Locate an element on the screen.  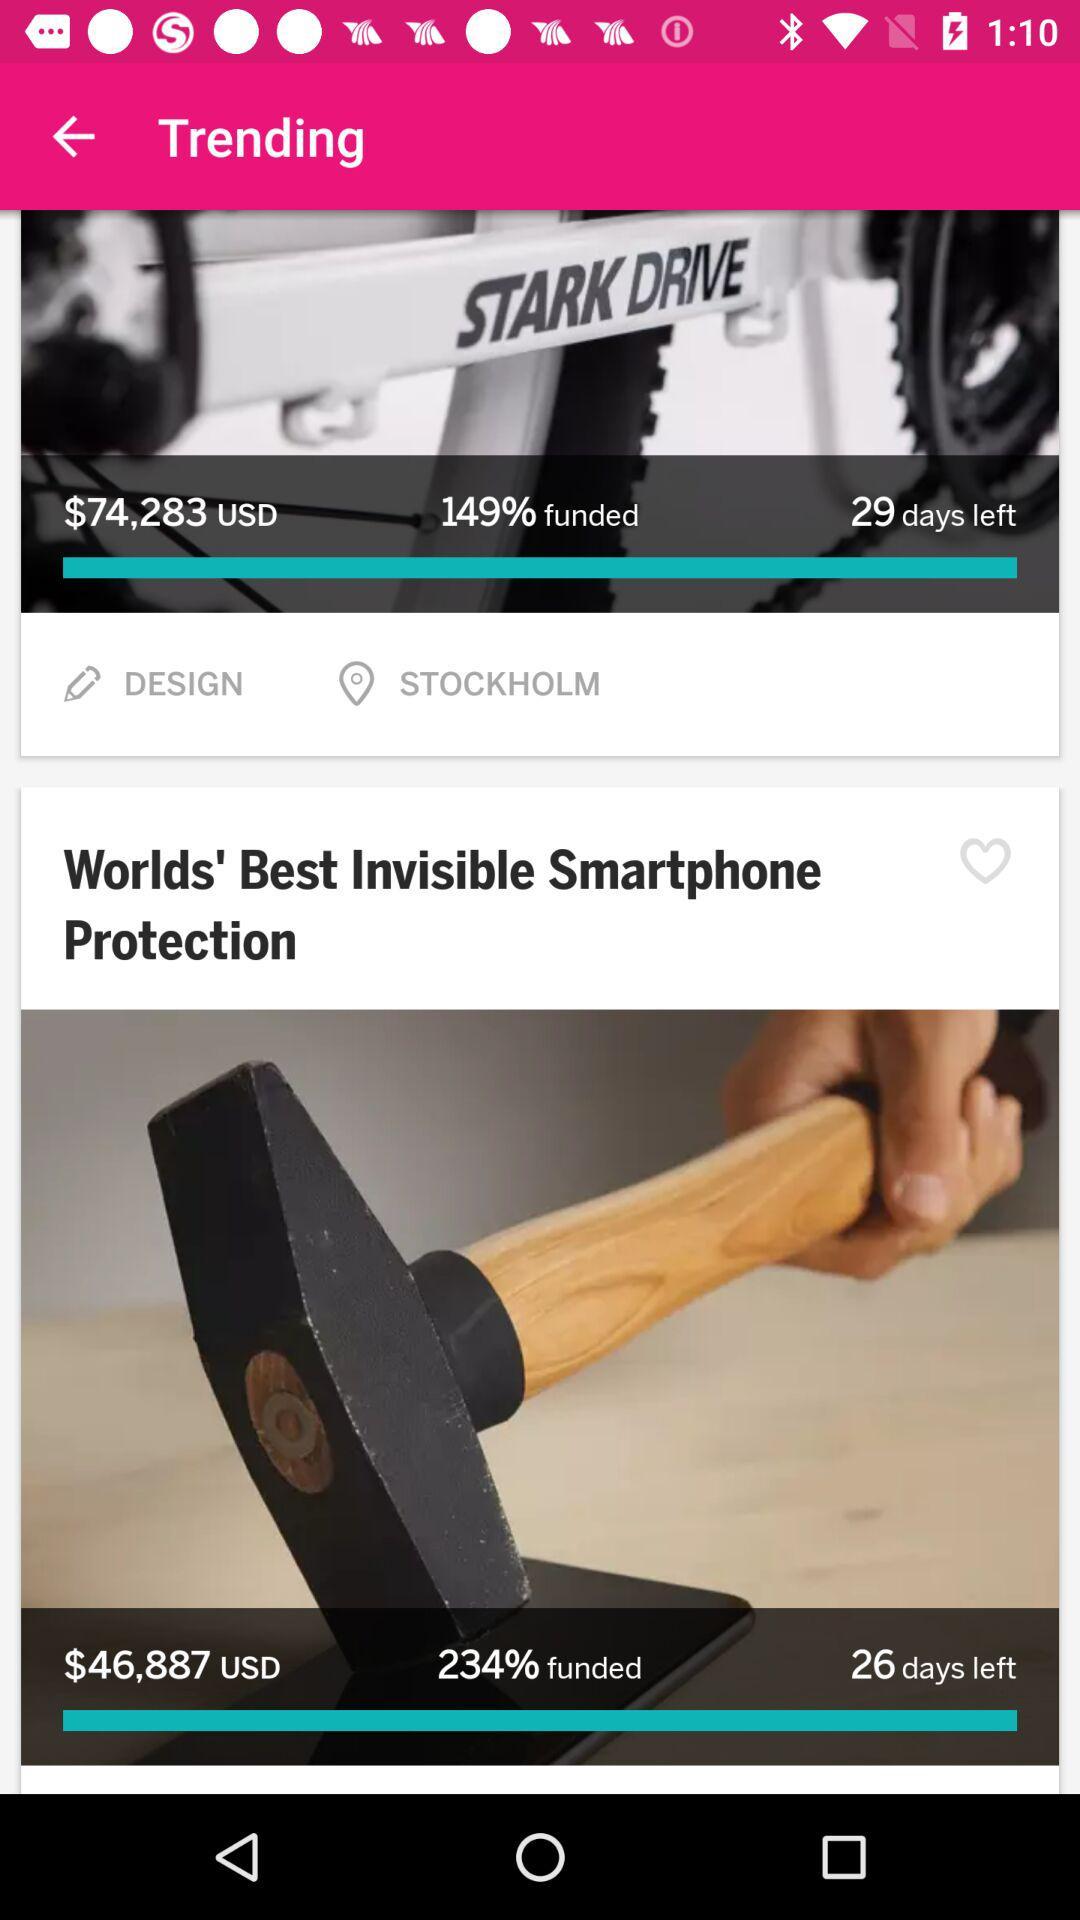
the item above the worlds best invisible is located at coordinates (80, 684).